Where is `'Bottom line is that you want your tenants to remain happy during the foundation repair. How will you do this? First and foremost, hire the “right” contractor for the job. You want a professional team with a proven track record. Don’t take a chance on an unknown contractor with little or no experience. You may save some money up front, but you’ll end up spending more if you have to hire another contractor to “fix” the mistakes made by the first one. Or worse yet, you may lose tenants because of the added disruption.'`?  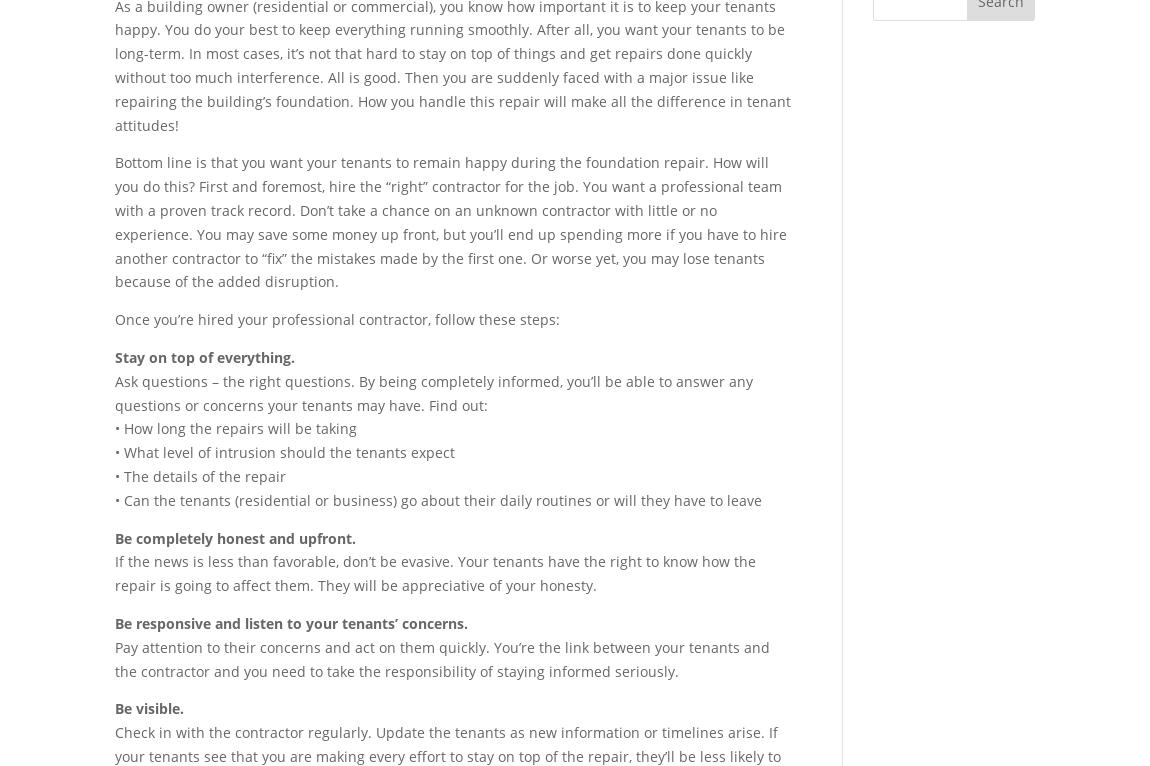
'Bottom line is that you want your tenants to remain happy during the foundation repair. How will you do this? First and foremost, hire the “right” contractor for the job. You want a professional team with a proven track record. Don’t take a chance on an unknown contractor with little or no experience. You may save some money up front, but you’ll end up spending more if you have to hire another contractor to “fix” the mistakes made by the first one. Or worse yet, you may lose tenants because of the added disruption.' is located at coordinates (451, 221).